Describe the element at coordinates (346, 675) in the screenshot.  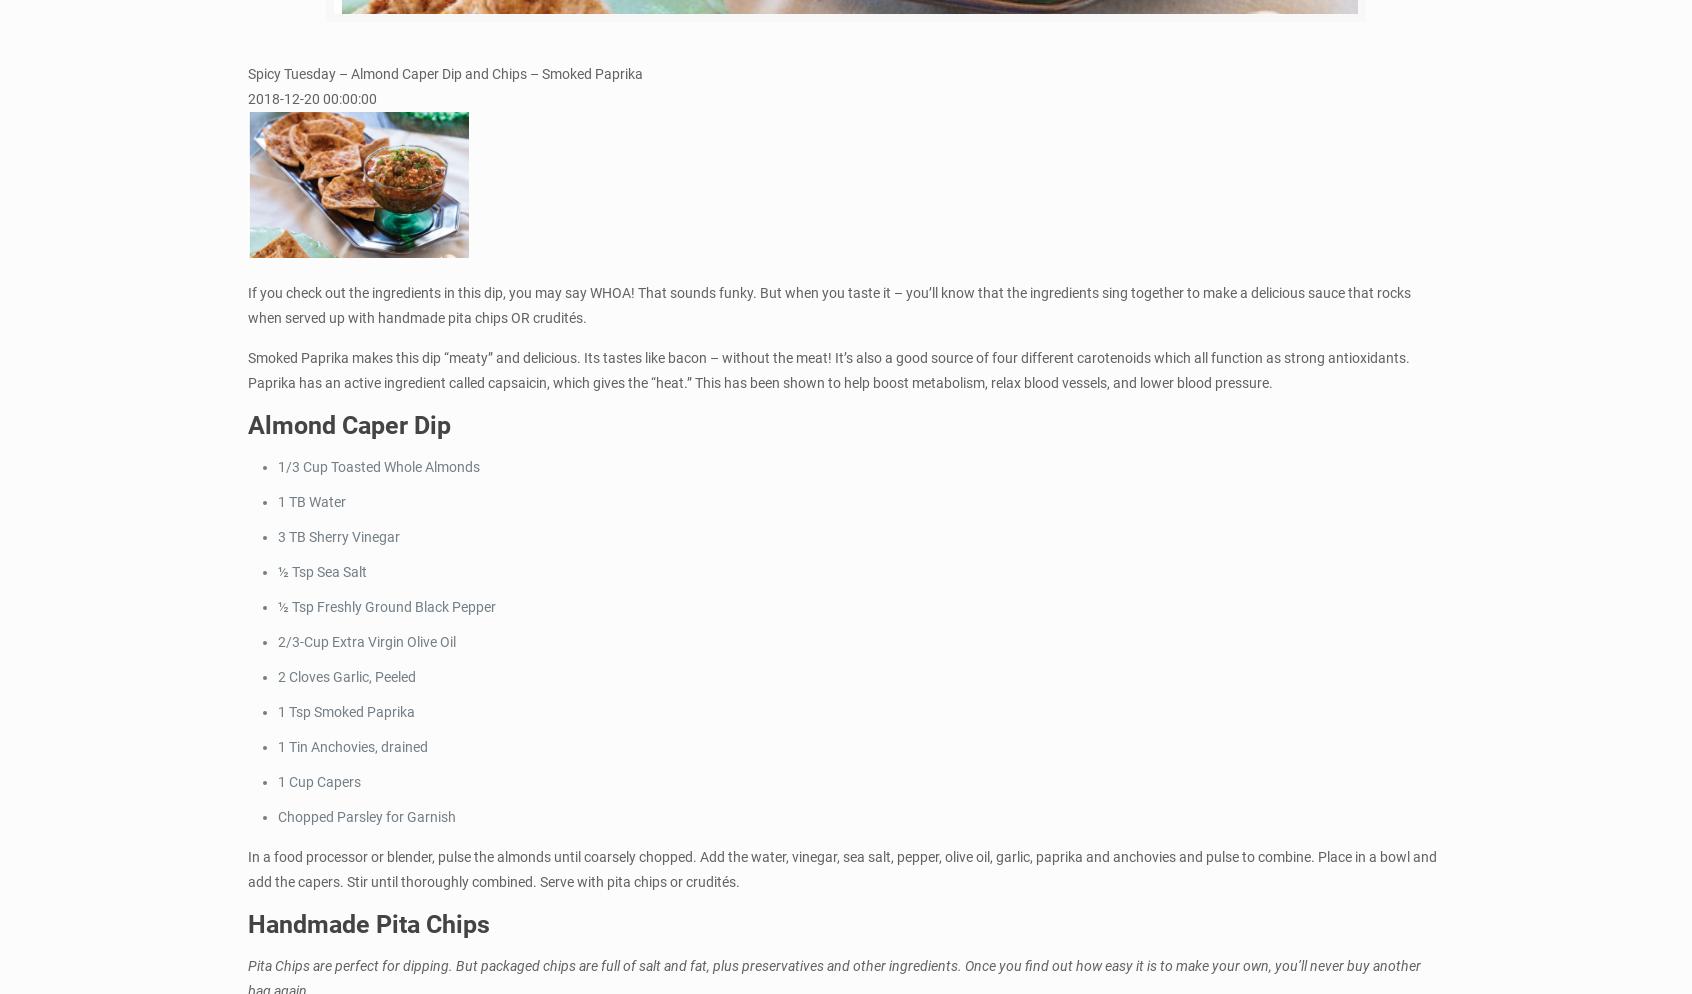
I see `'2 Cloves Garlic, Peeled'` at that location.